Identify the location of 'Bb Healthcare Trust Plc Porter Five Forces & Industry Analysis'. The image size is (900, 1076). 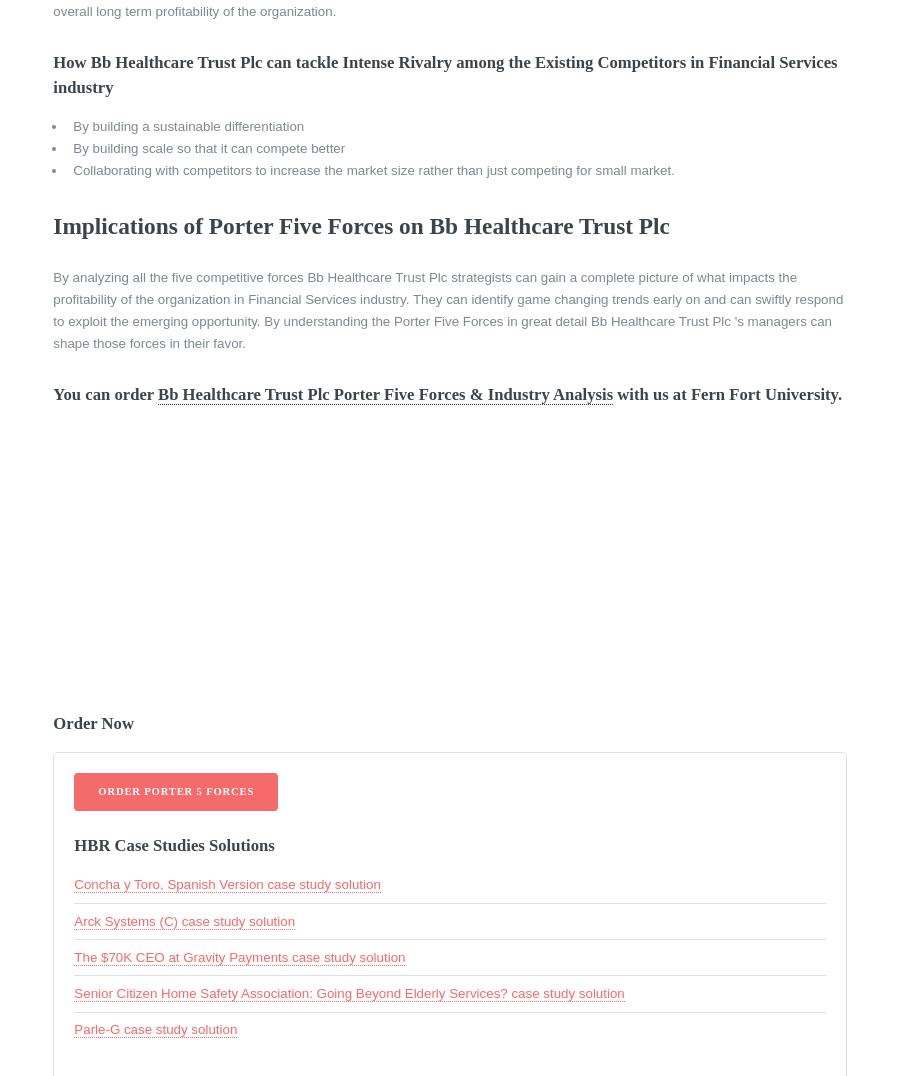
(385, 392).